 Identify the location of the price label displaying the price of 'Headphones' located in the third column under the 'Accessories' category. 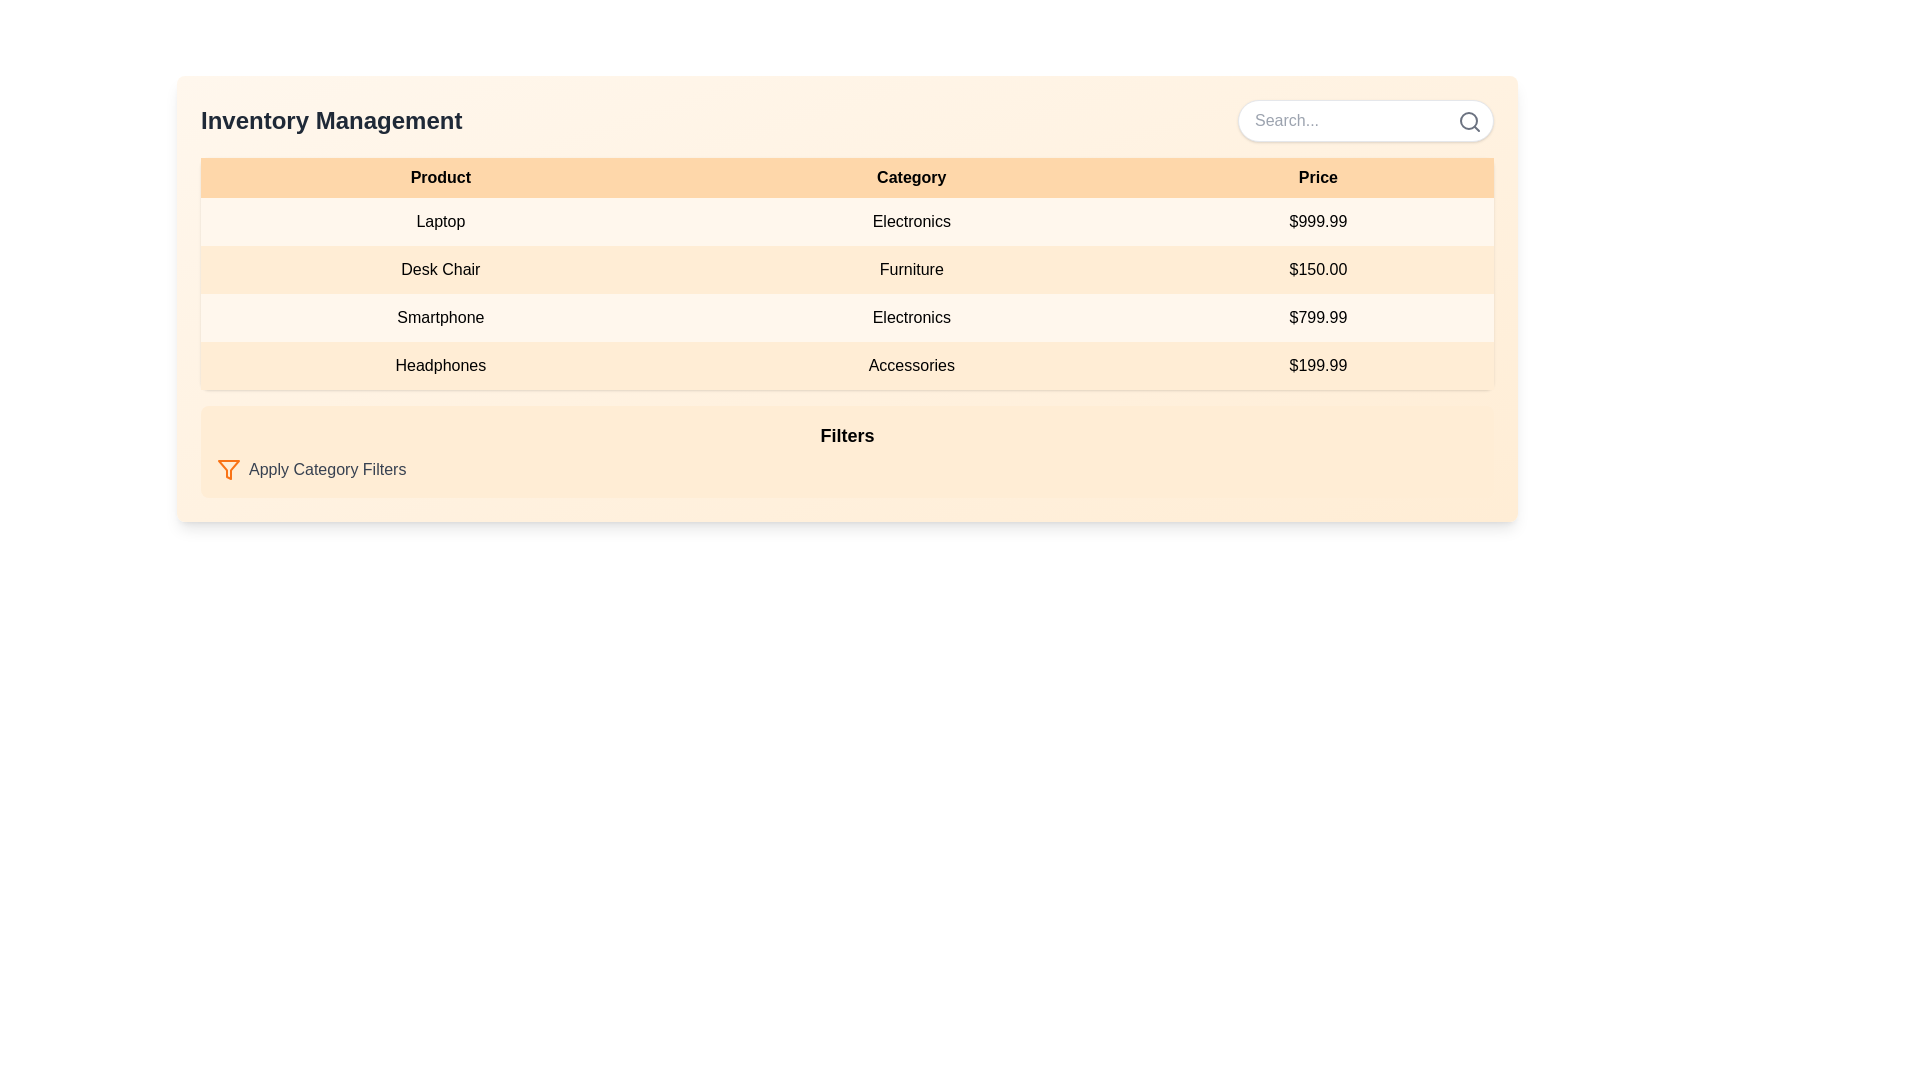
(1318, 366).